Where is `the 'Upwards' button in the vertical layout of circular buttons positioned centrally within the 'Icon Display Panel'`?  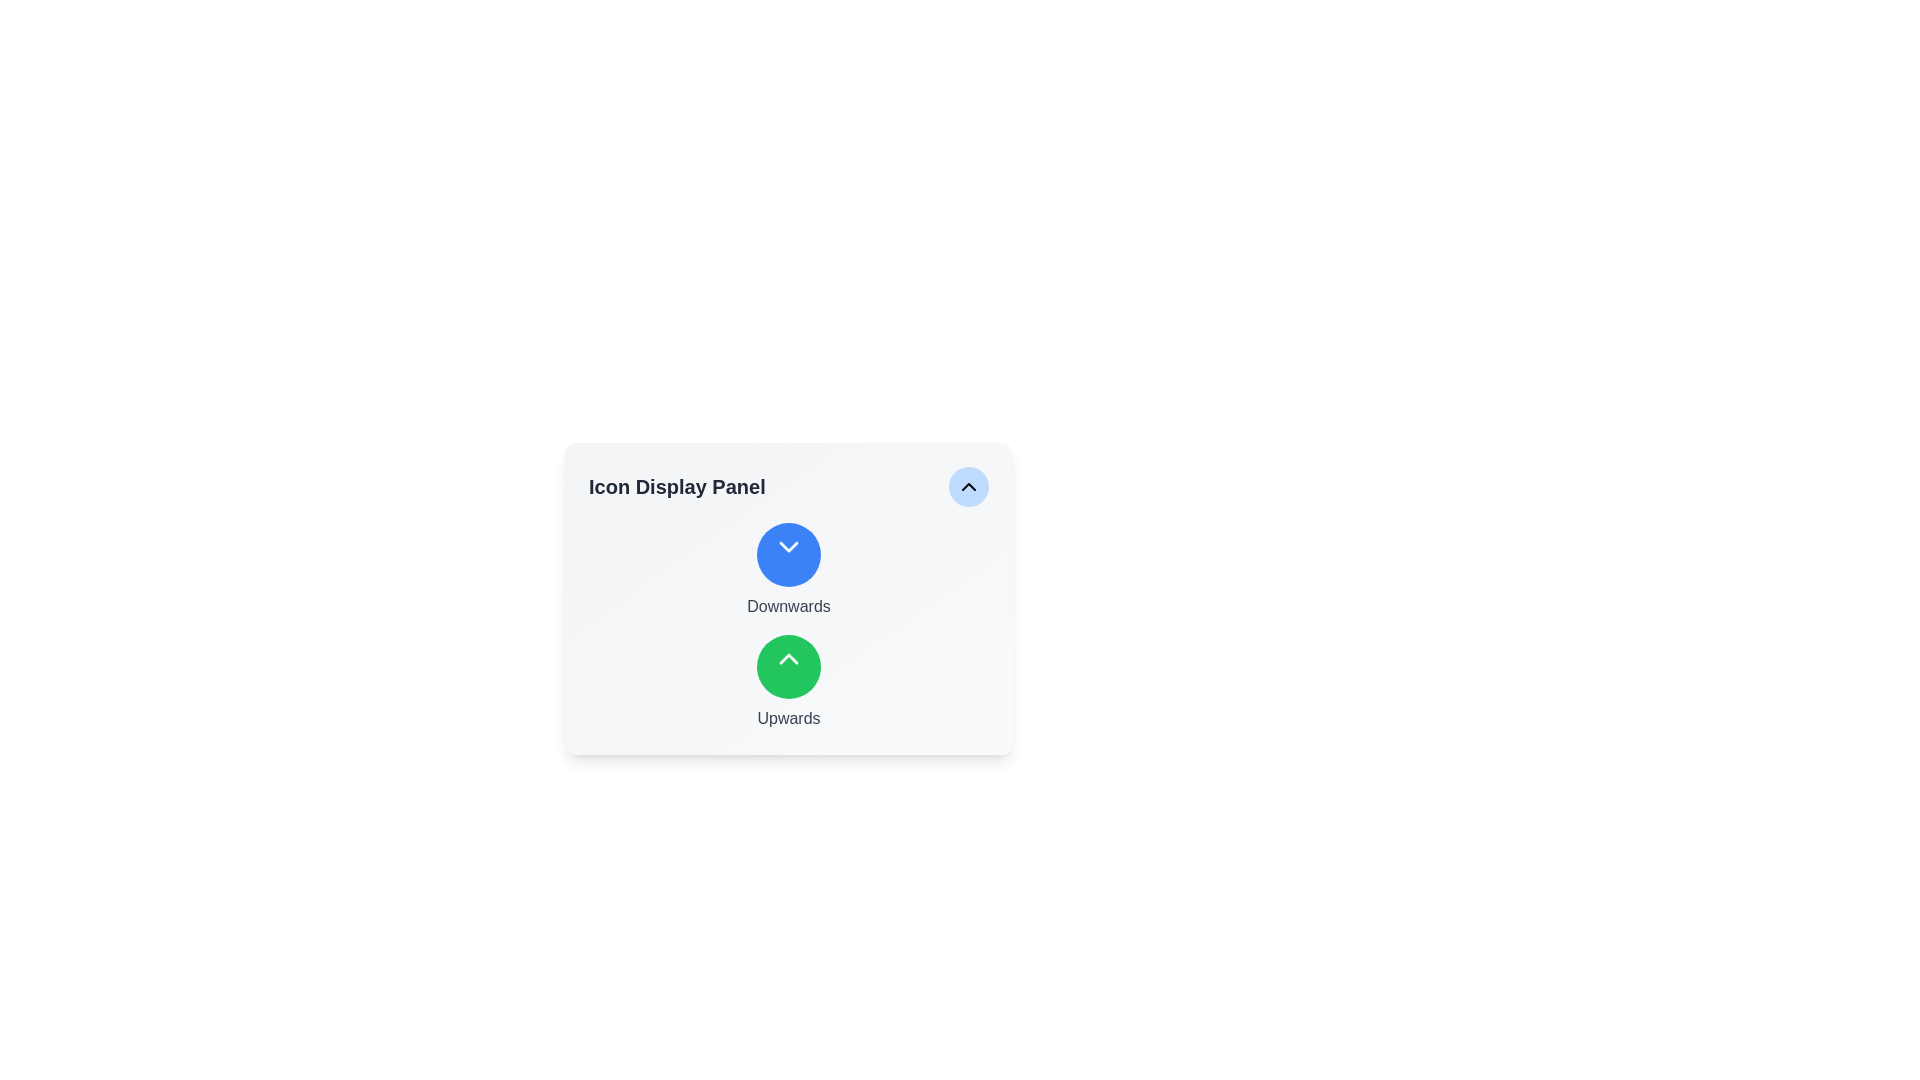 the 'Upwards' button in the vertical layout of circular buttons positioned centrally within the 'Icon Display Panel' is located at coordinates (787, 626).